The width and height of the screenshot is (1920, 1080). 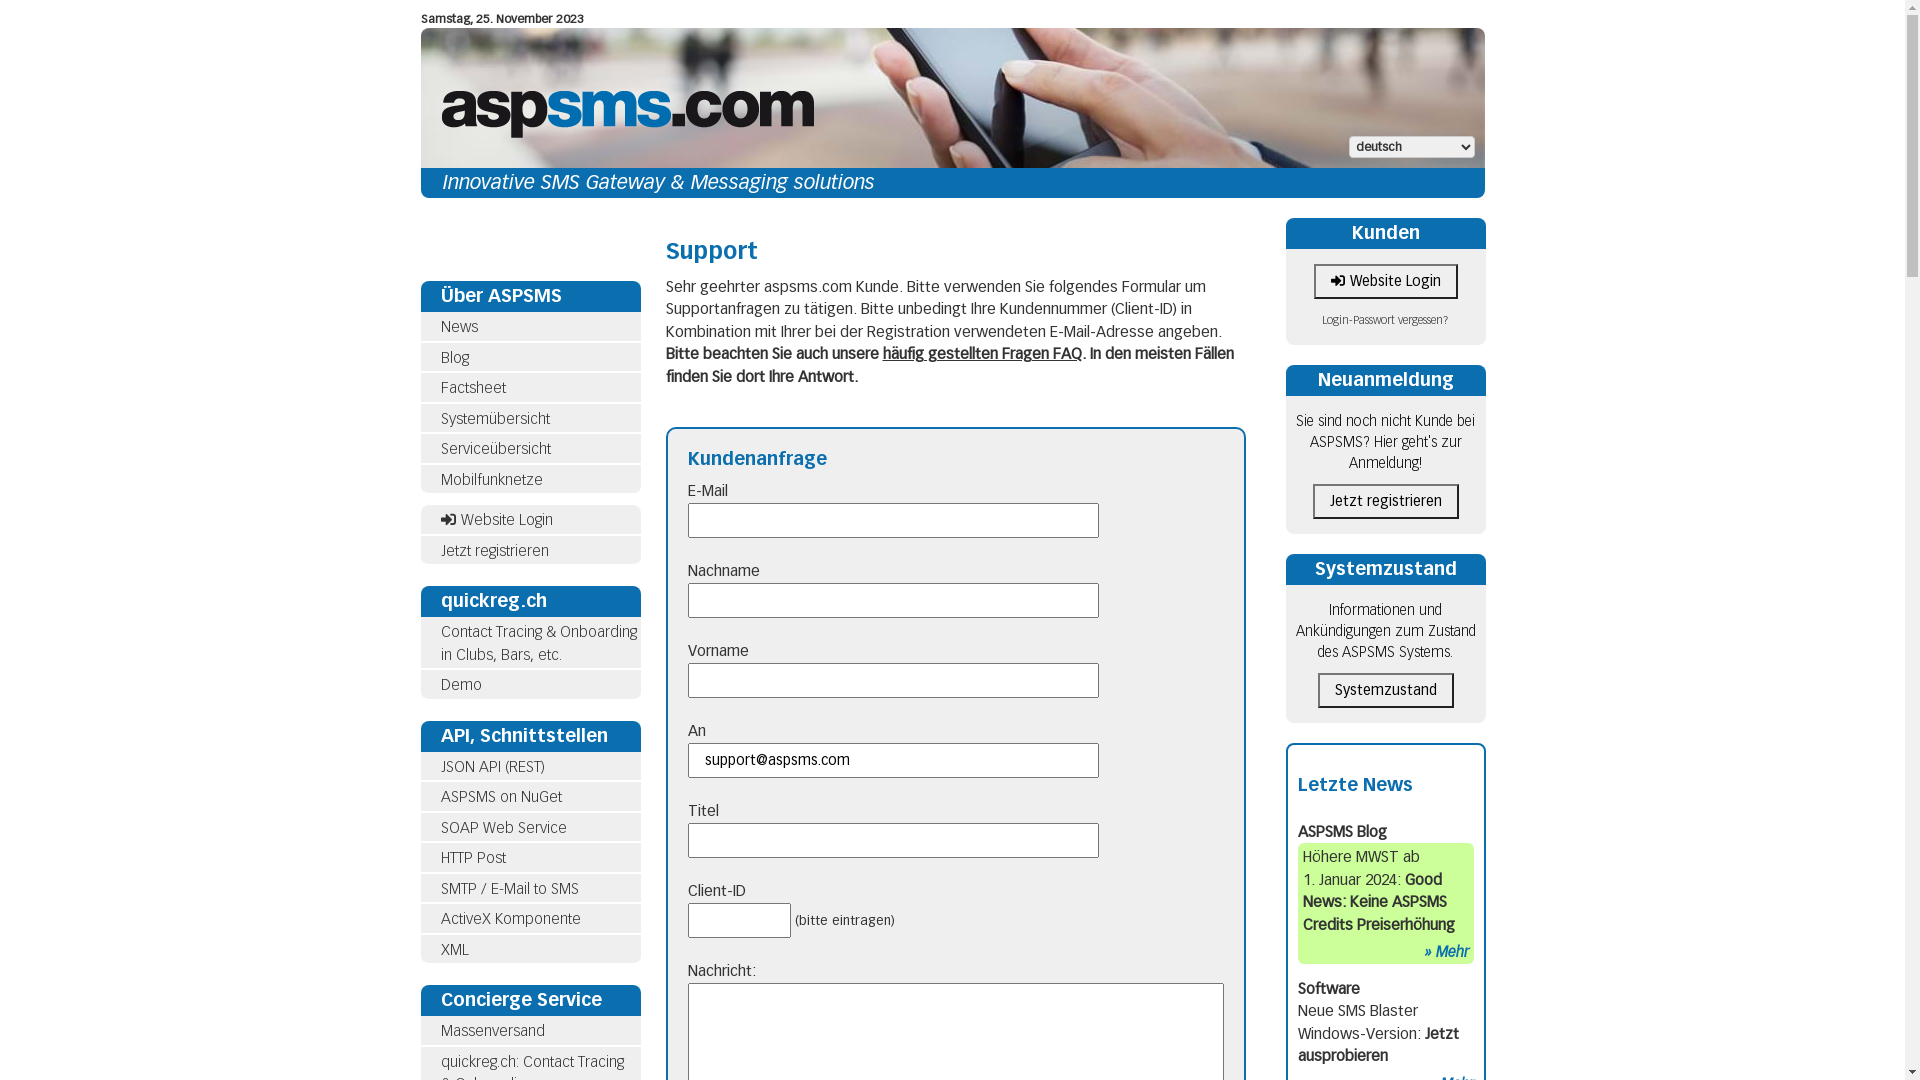 What do you see at coordinates (529, 551) in the screenshot?
I see `'Jetzt registrieren'` at bounding box center [529, 551].